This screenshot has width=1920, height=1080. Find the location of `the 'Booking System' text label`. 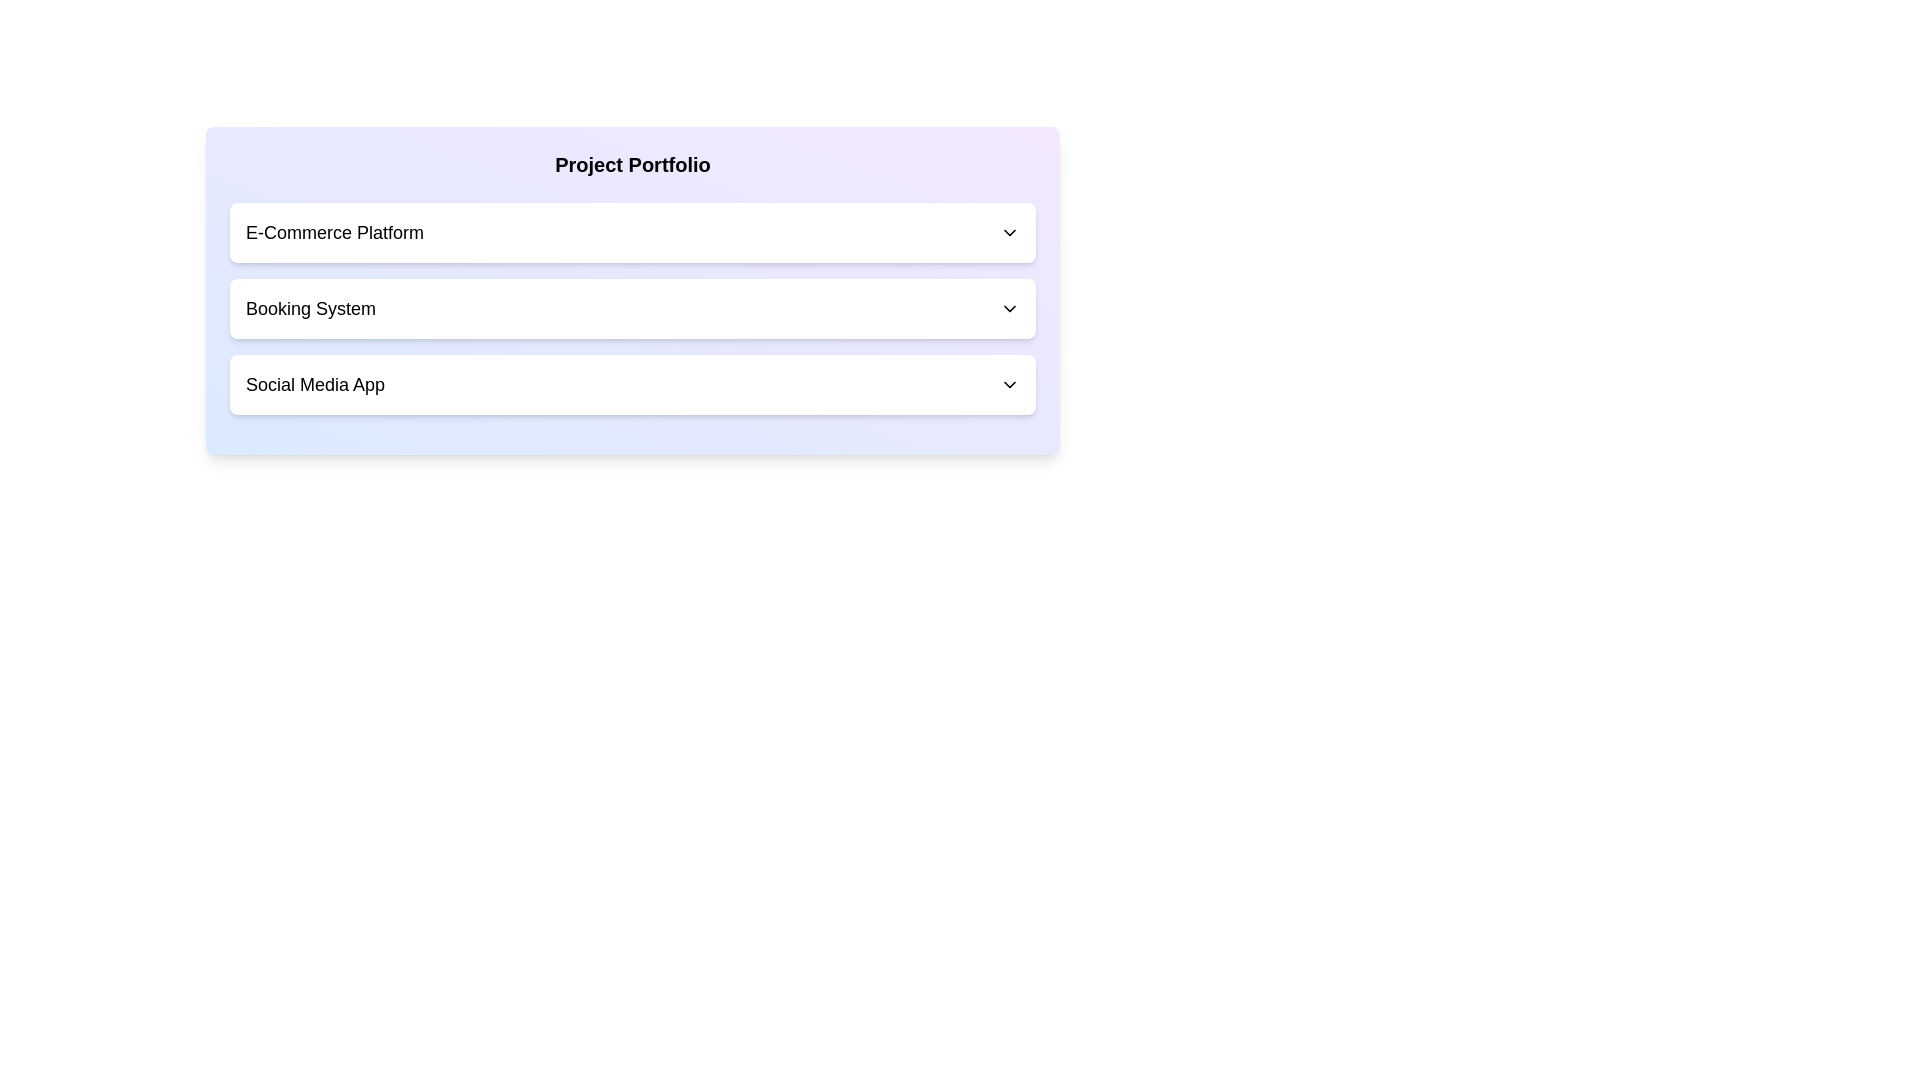

the 'Booking System' text label is located at coordinates (310, 308).